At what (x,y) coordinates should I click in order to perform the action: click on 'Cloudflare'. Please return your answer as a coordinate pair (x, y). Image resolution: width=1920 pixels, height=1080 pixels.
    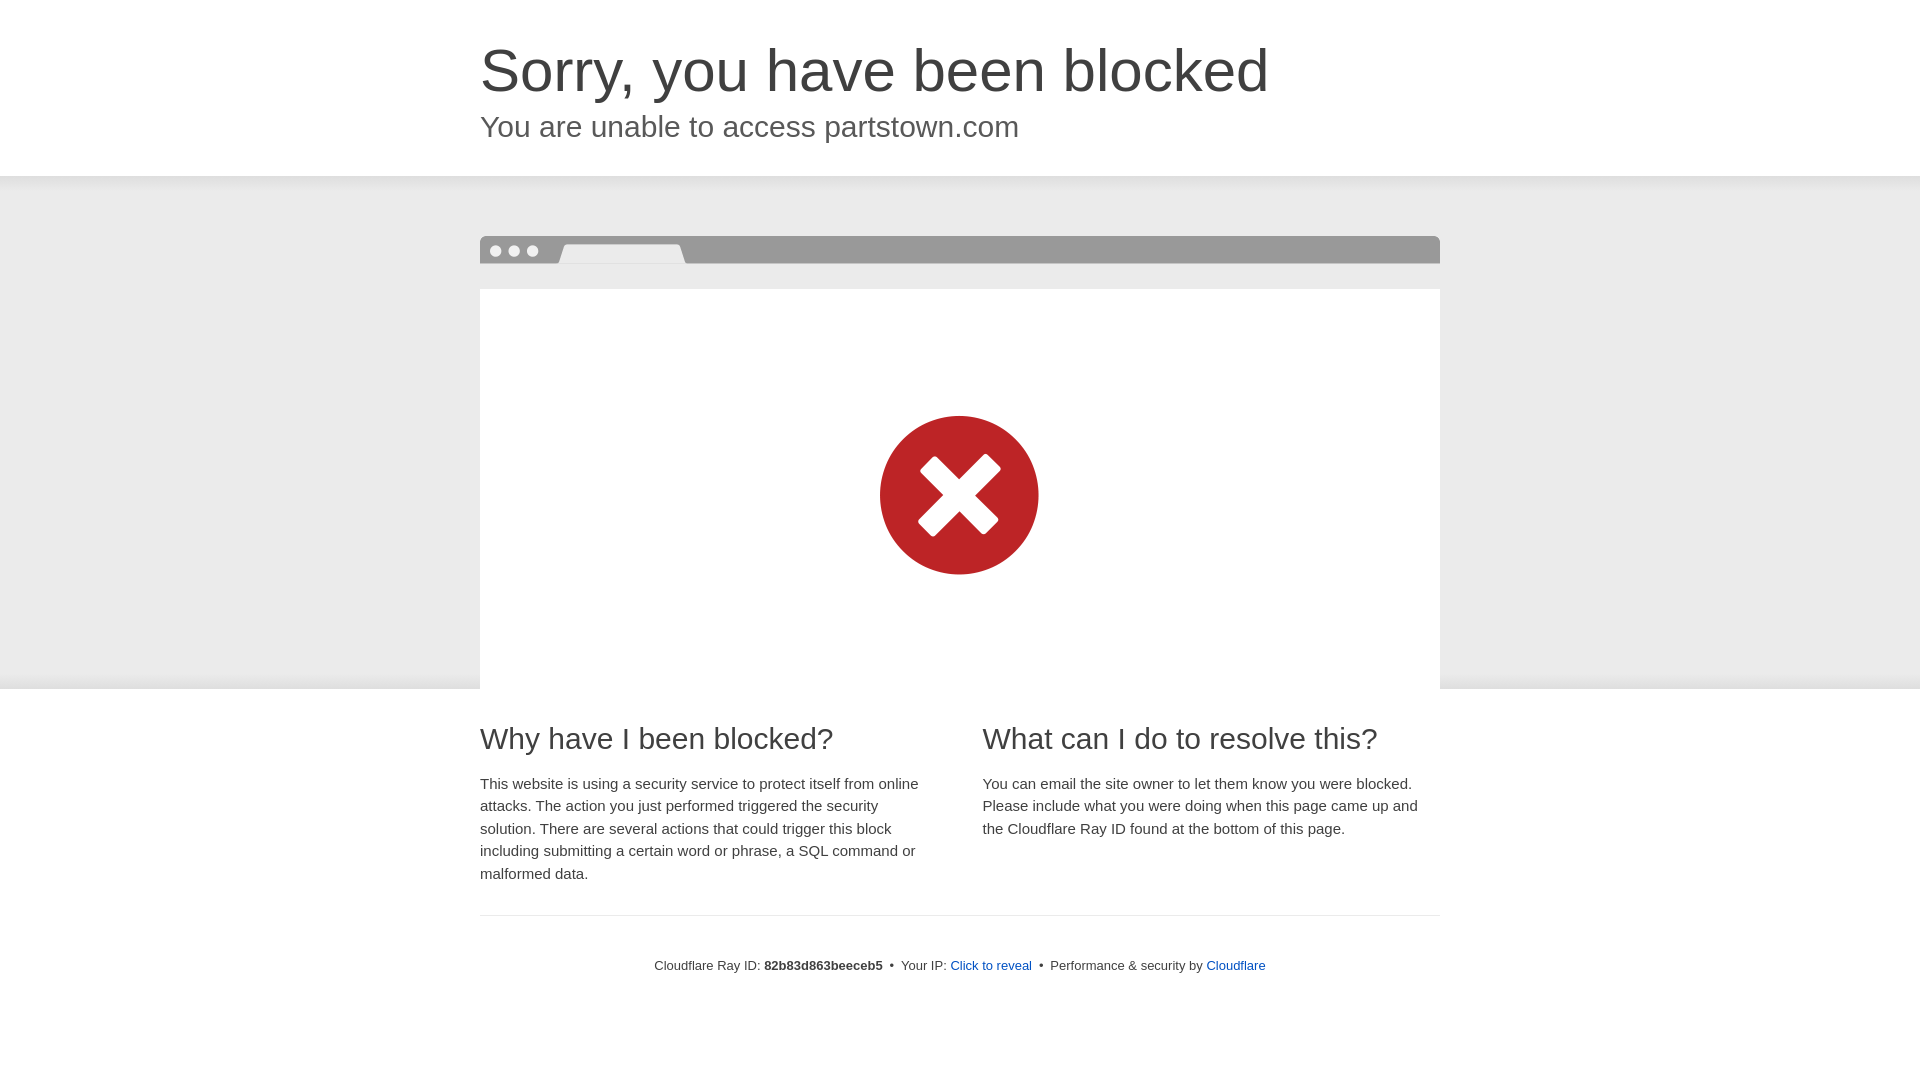
    Looking at the image, I should click on (1234, 964).